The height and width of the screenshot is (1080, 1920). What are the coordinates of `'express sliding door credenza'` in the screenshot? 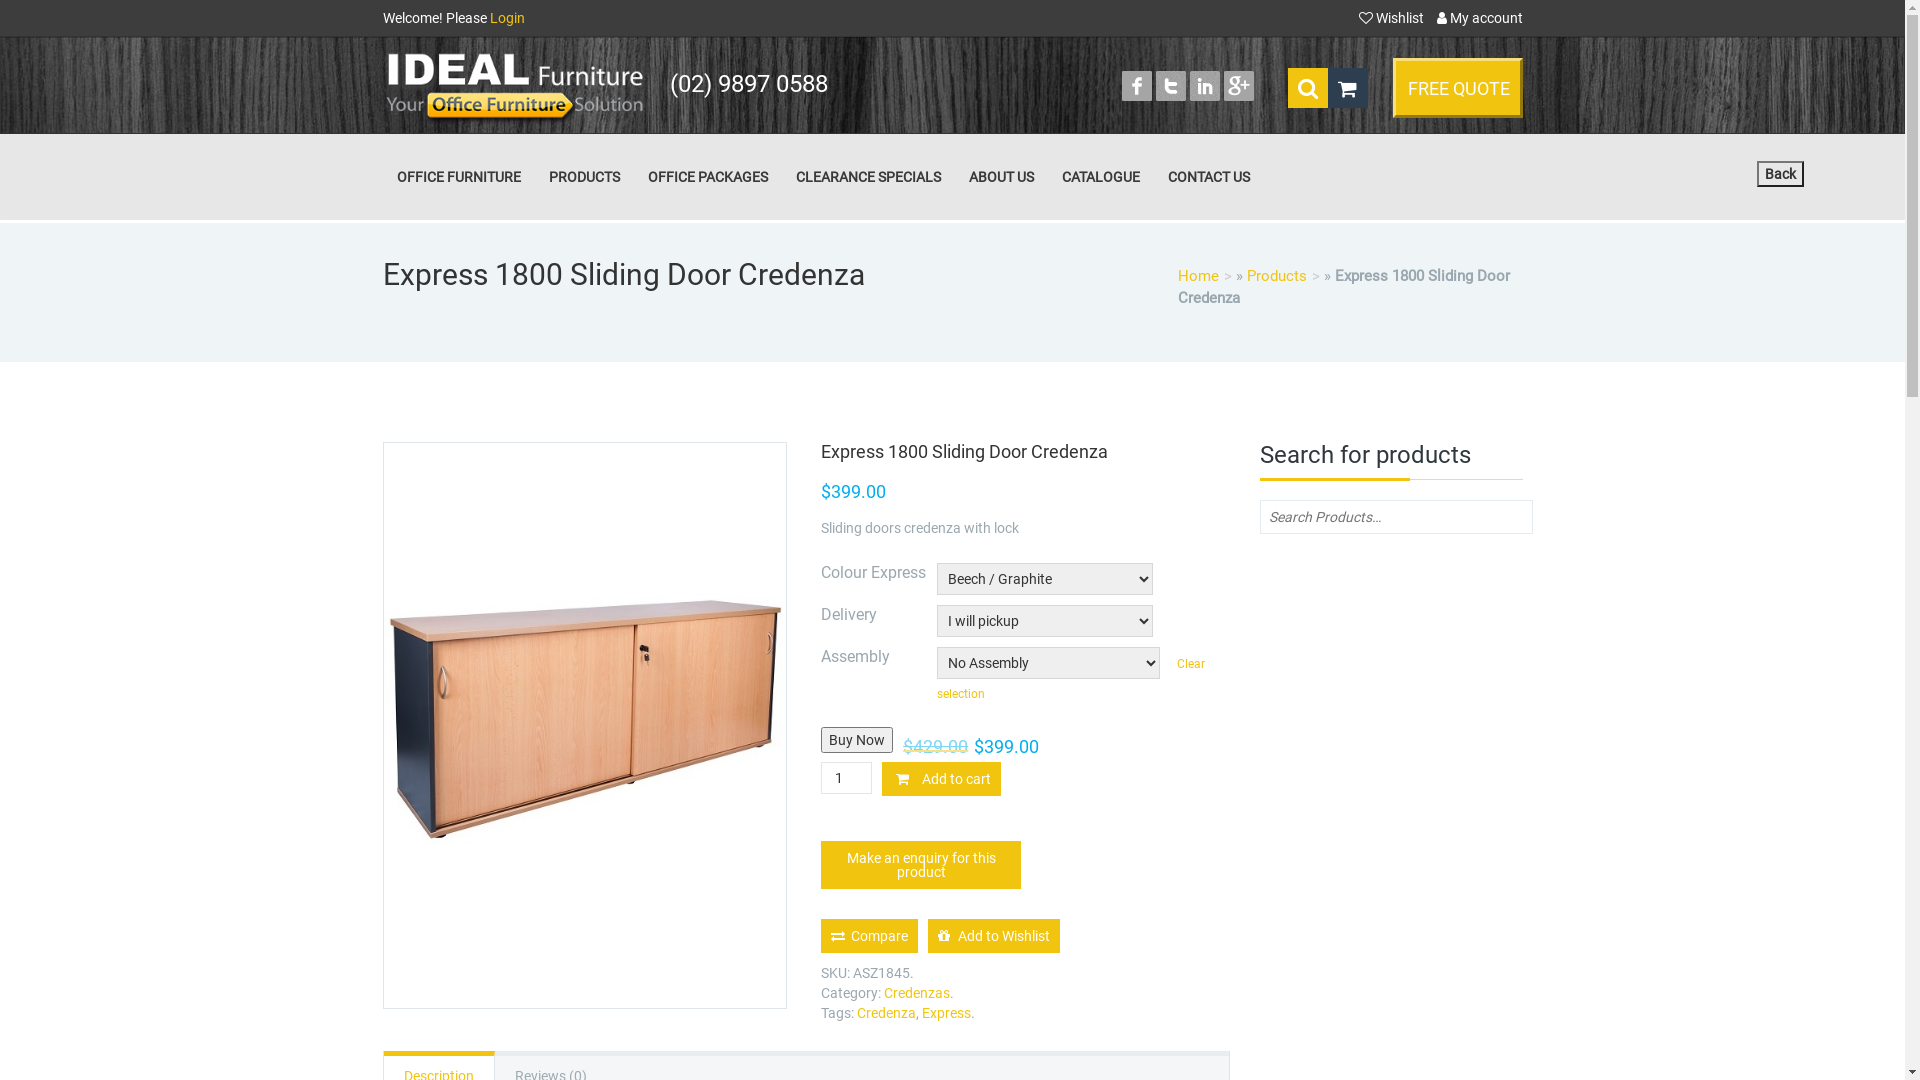 It's located at (583, 725).